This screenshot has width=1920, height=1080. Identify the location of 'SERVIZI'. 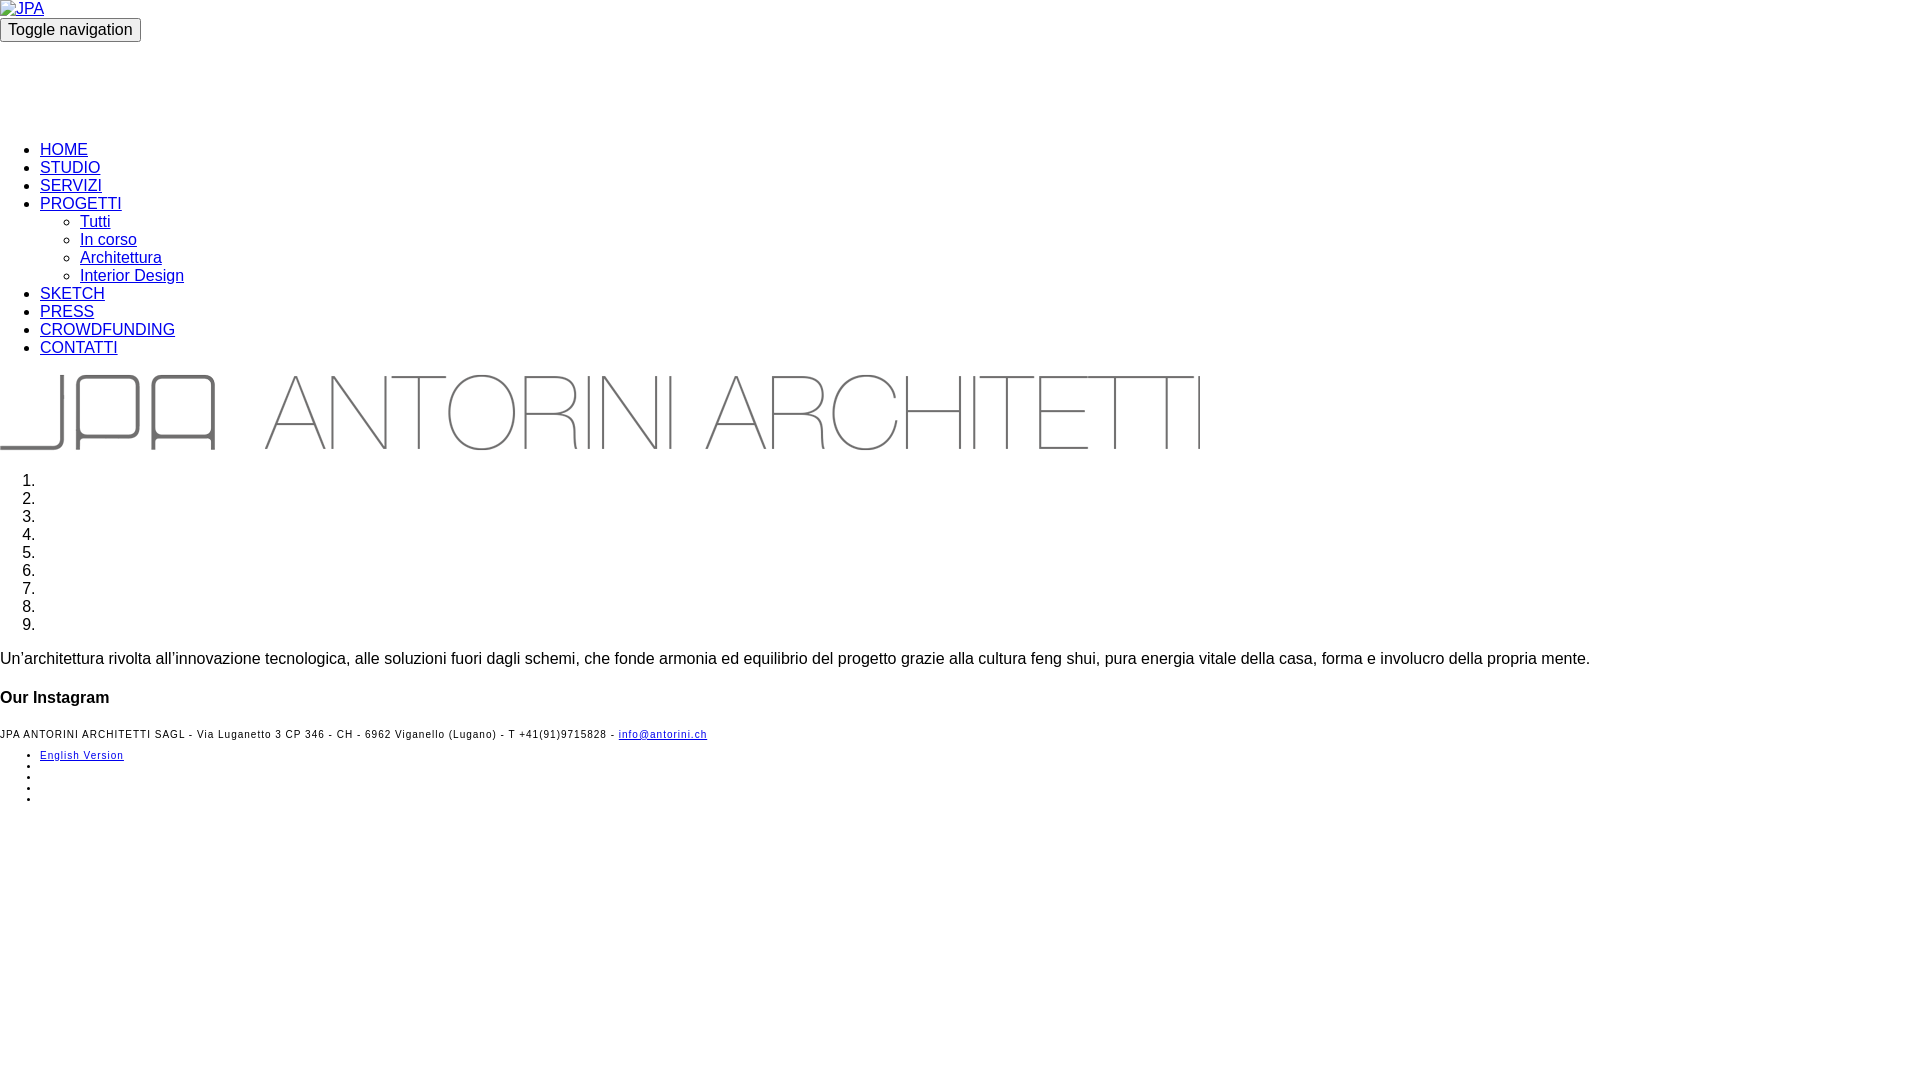
(71, 185).